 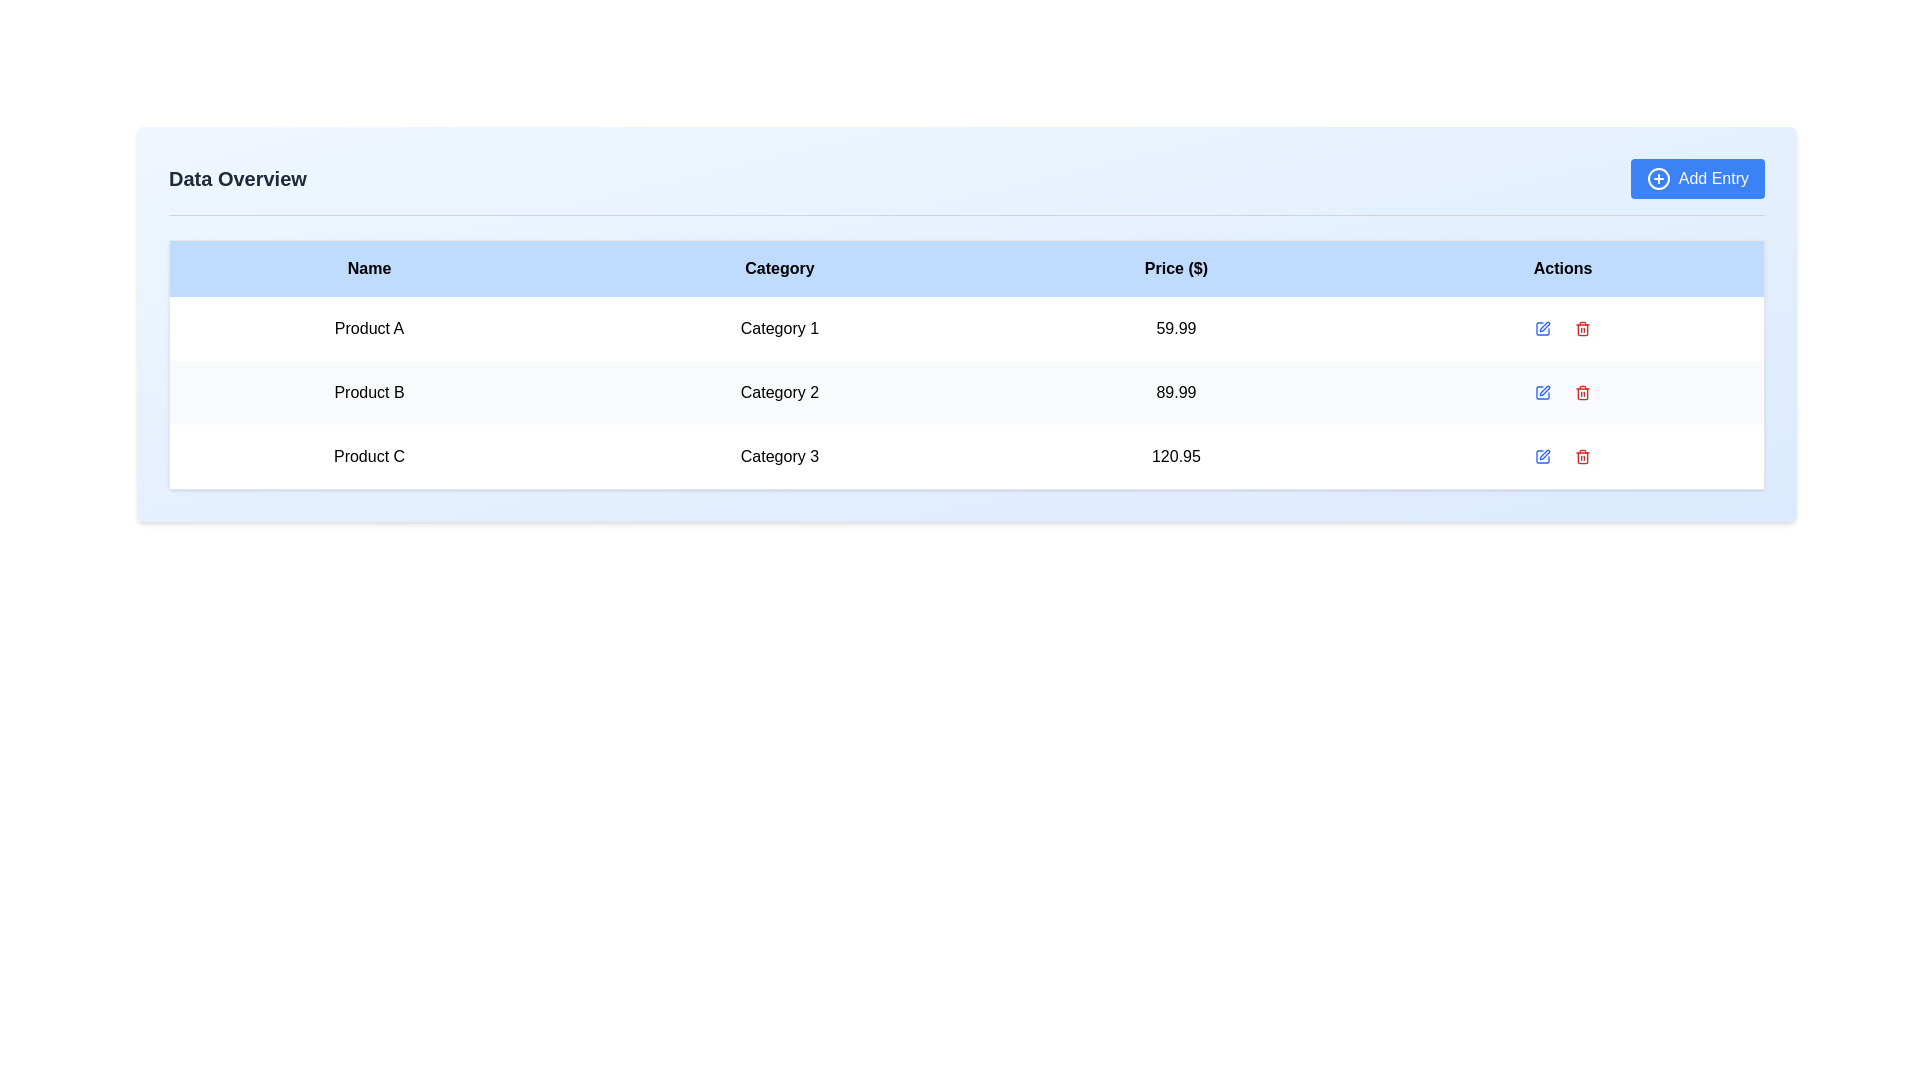 What do you see at coordinates (1176, 393) in the screenshot?
I see `the price text label located in the third column of the second row of the table, which displays the price of the corresponding product` at bounding box center [1176, 393].